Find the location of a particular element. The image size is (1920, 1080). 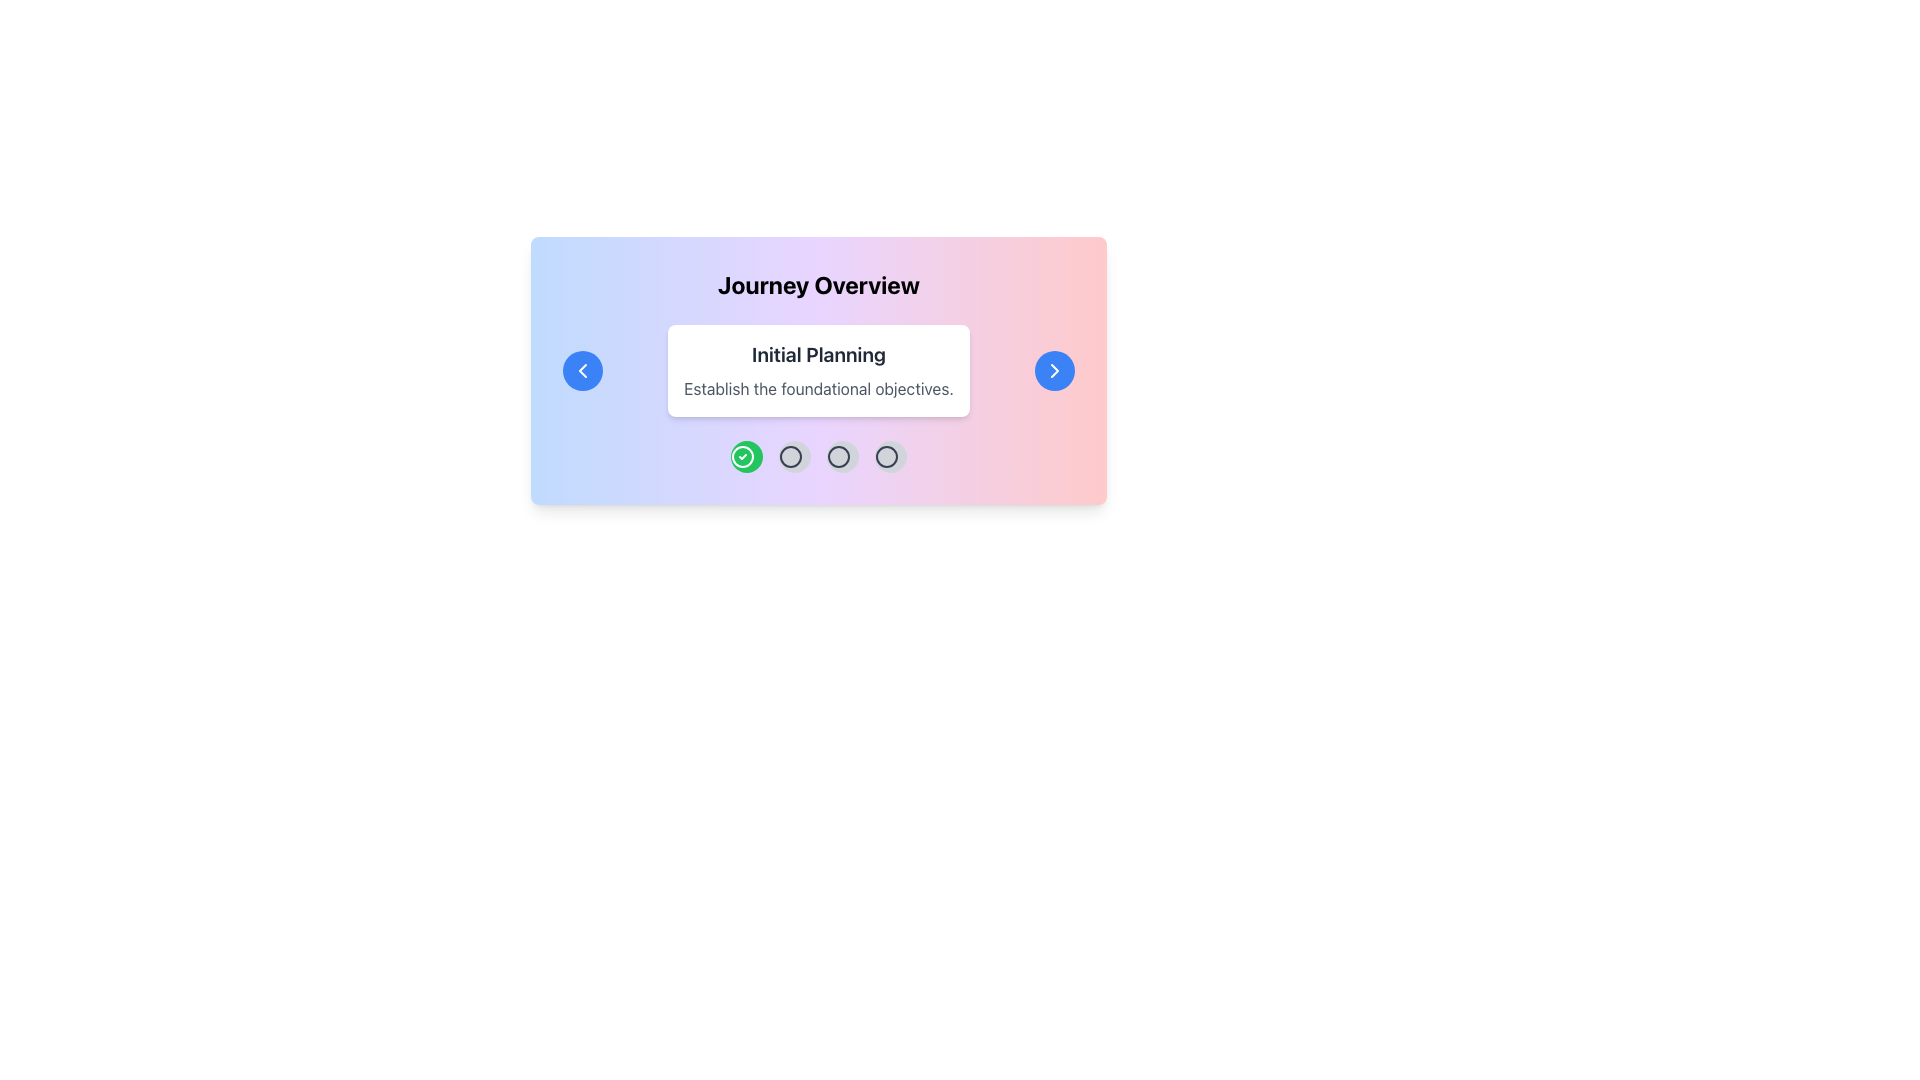

the right-facing chevron icon within the blue circular button located at the right side of the interface is located at coordinates (1054, 370).